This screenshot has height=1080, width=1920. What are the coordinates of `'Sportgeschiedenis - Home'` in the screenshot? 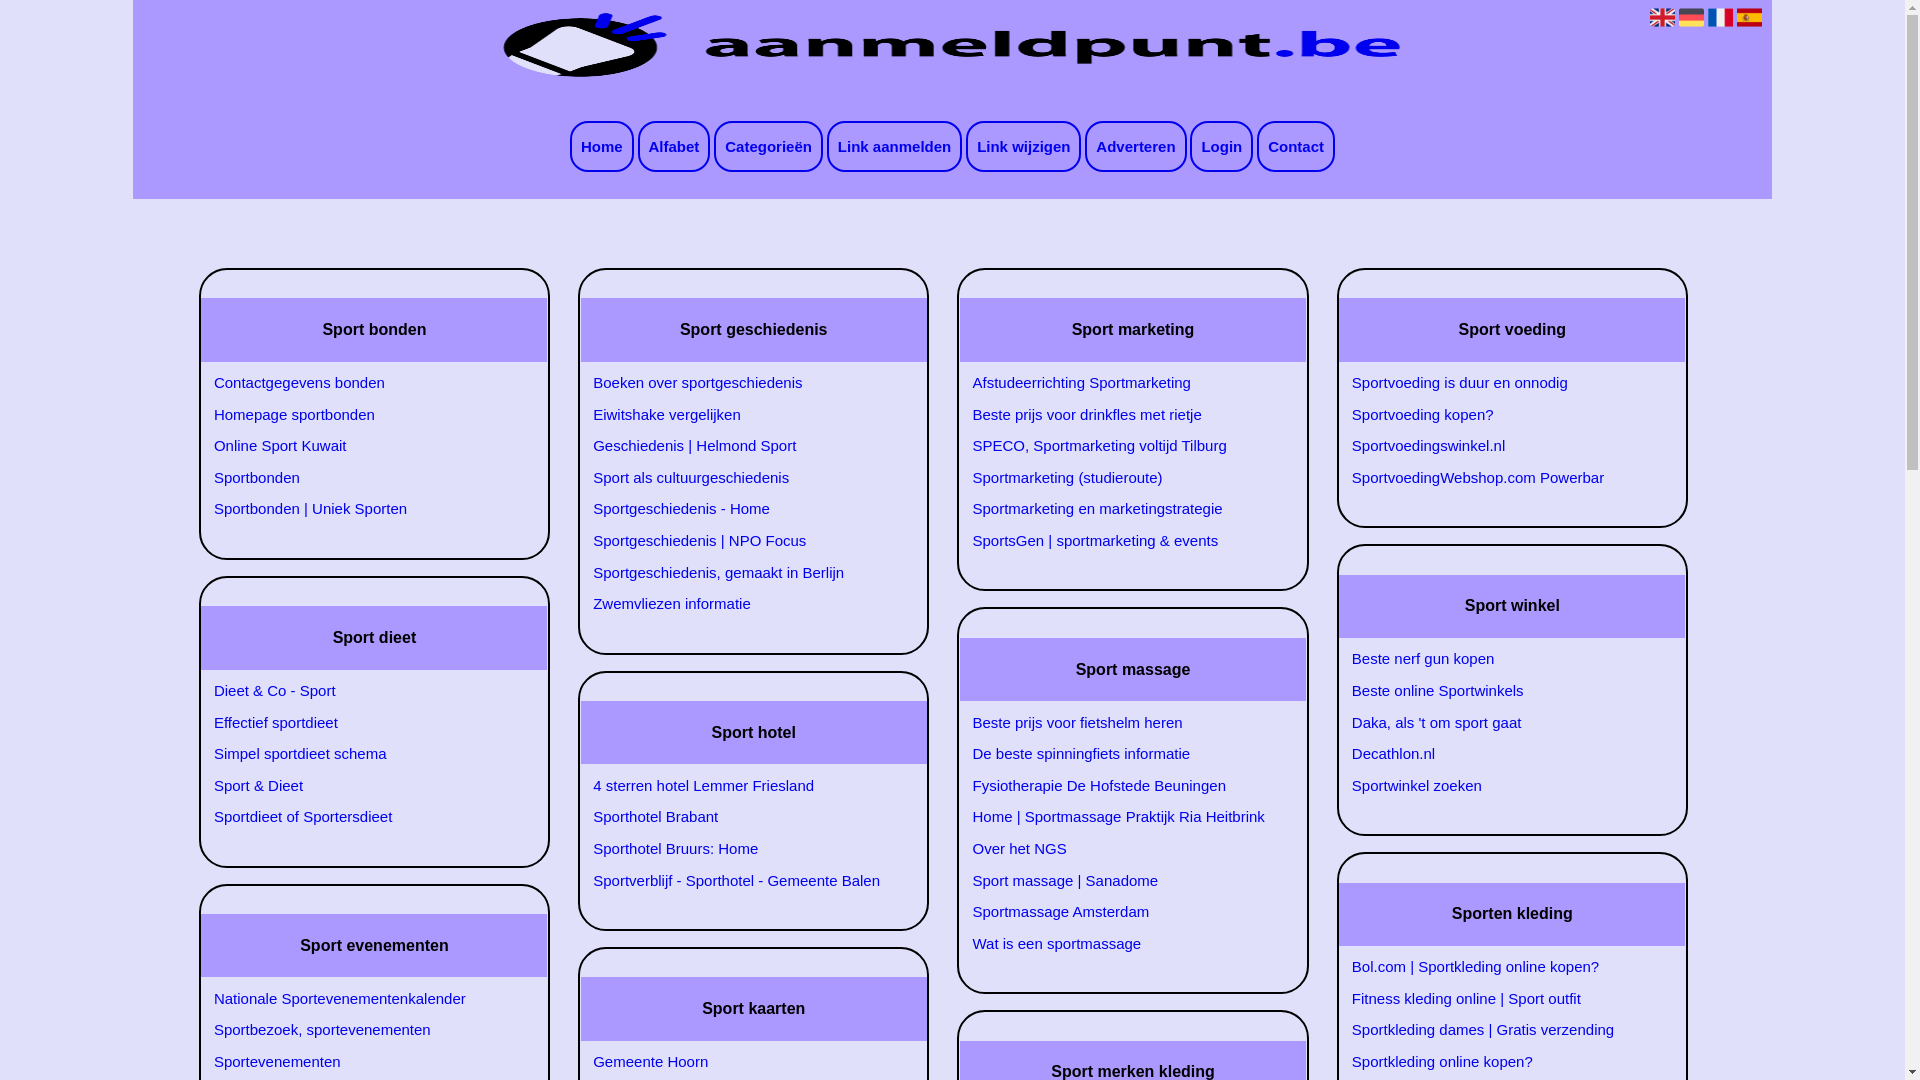 It's located at (741, 508).